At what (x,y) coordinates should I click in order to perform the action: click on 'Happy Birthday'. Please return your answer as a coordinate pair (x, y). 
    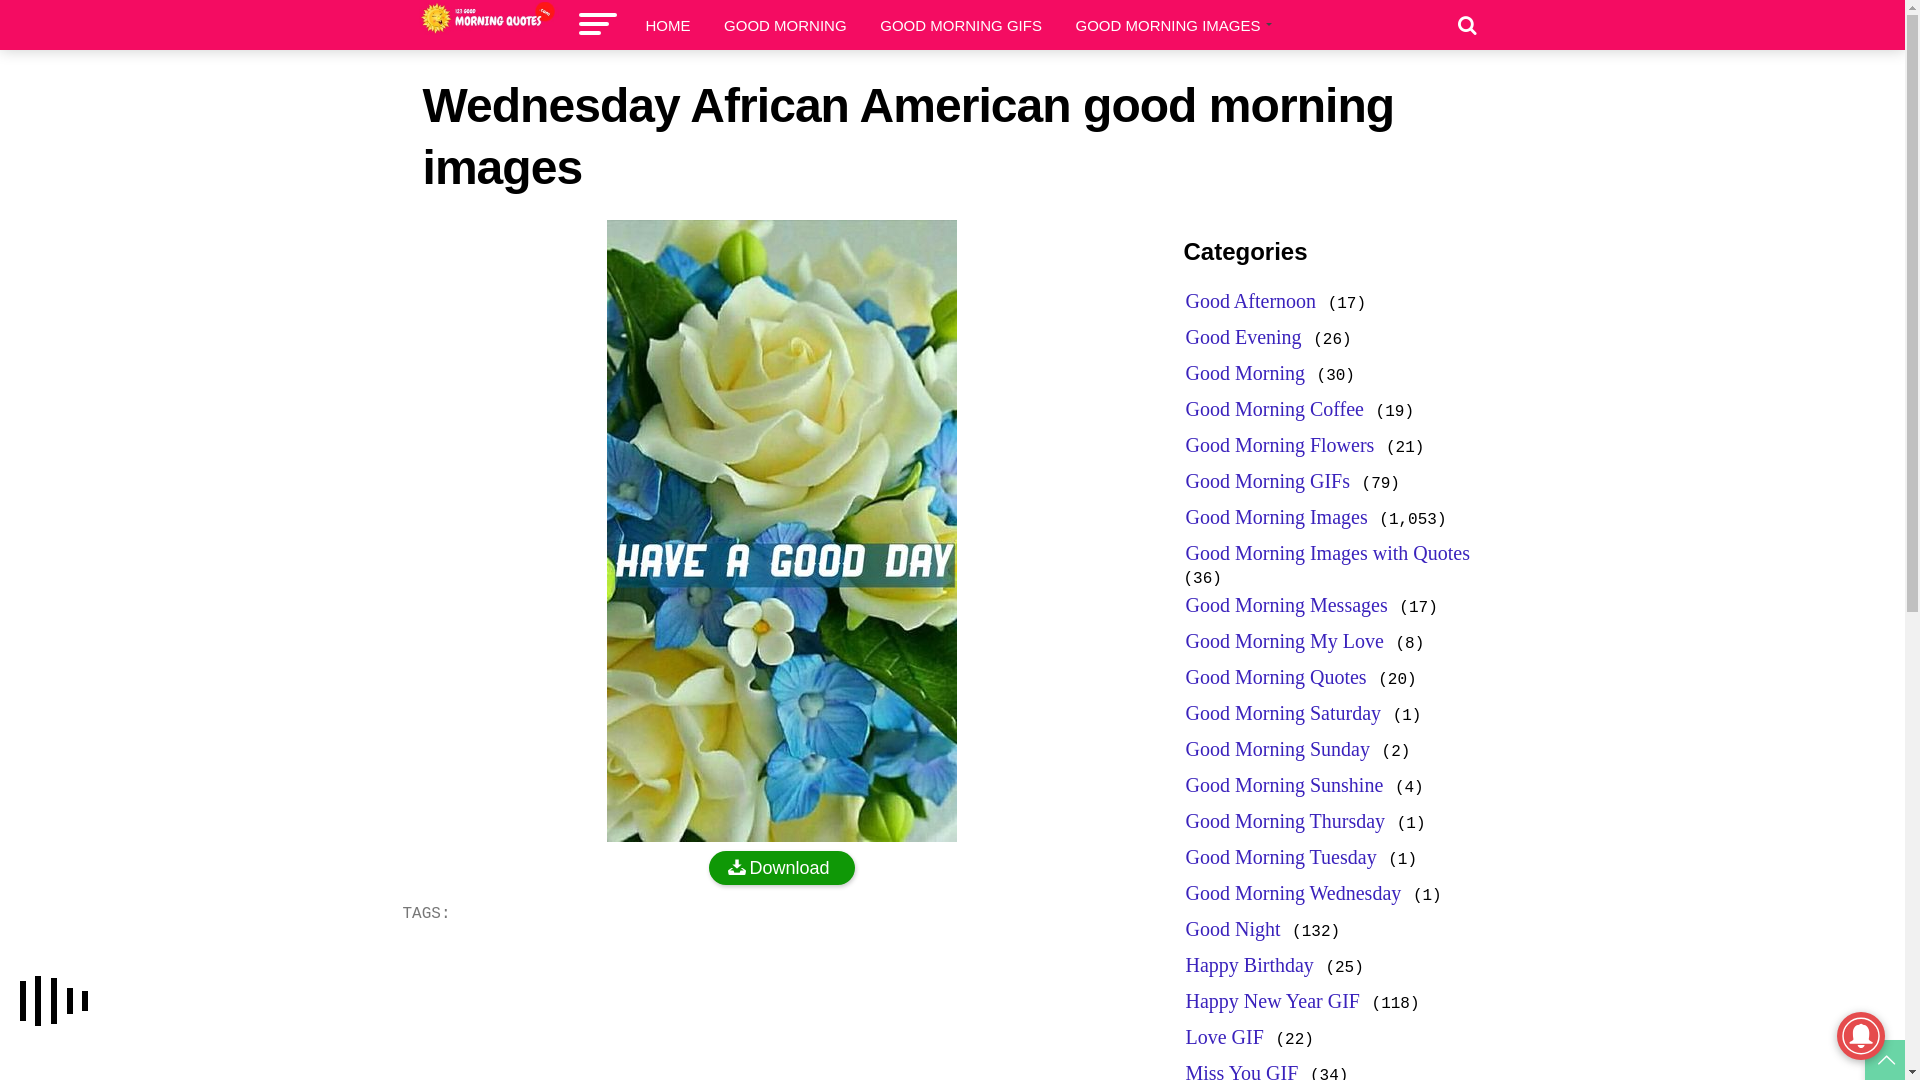
    Looking at the image, I should click on (1185, 963).